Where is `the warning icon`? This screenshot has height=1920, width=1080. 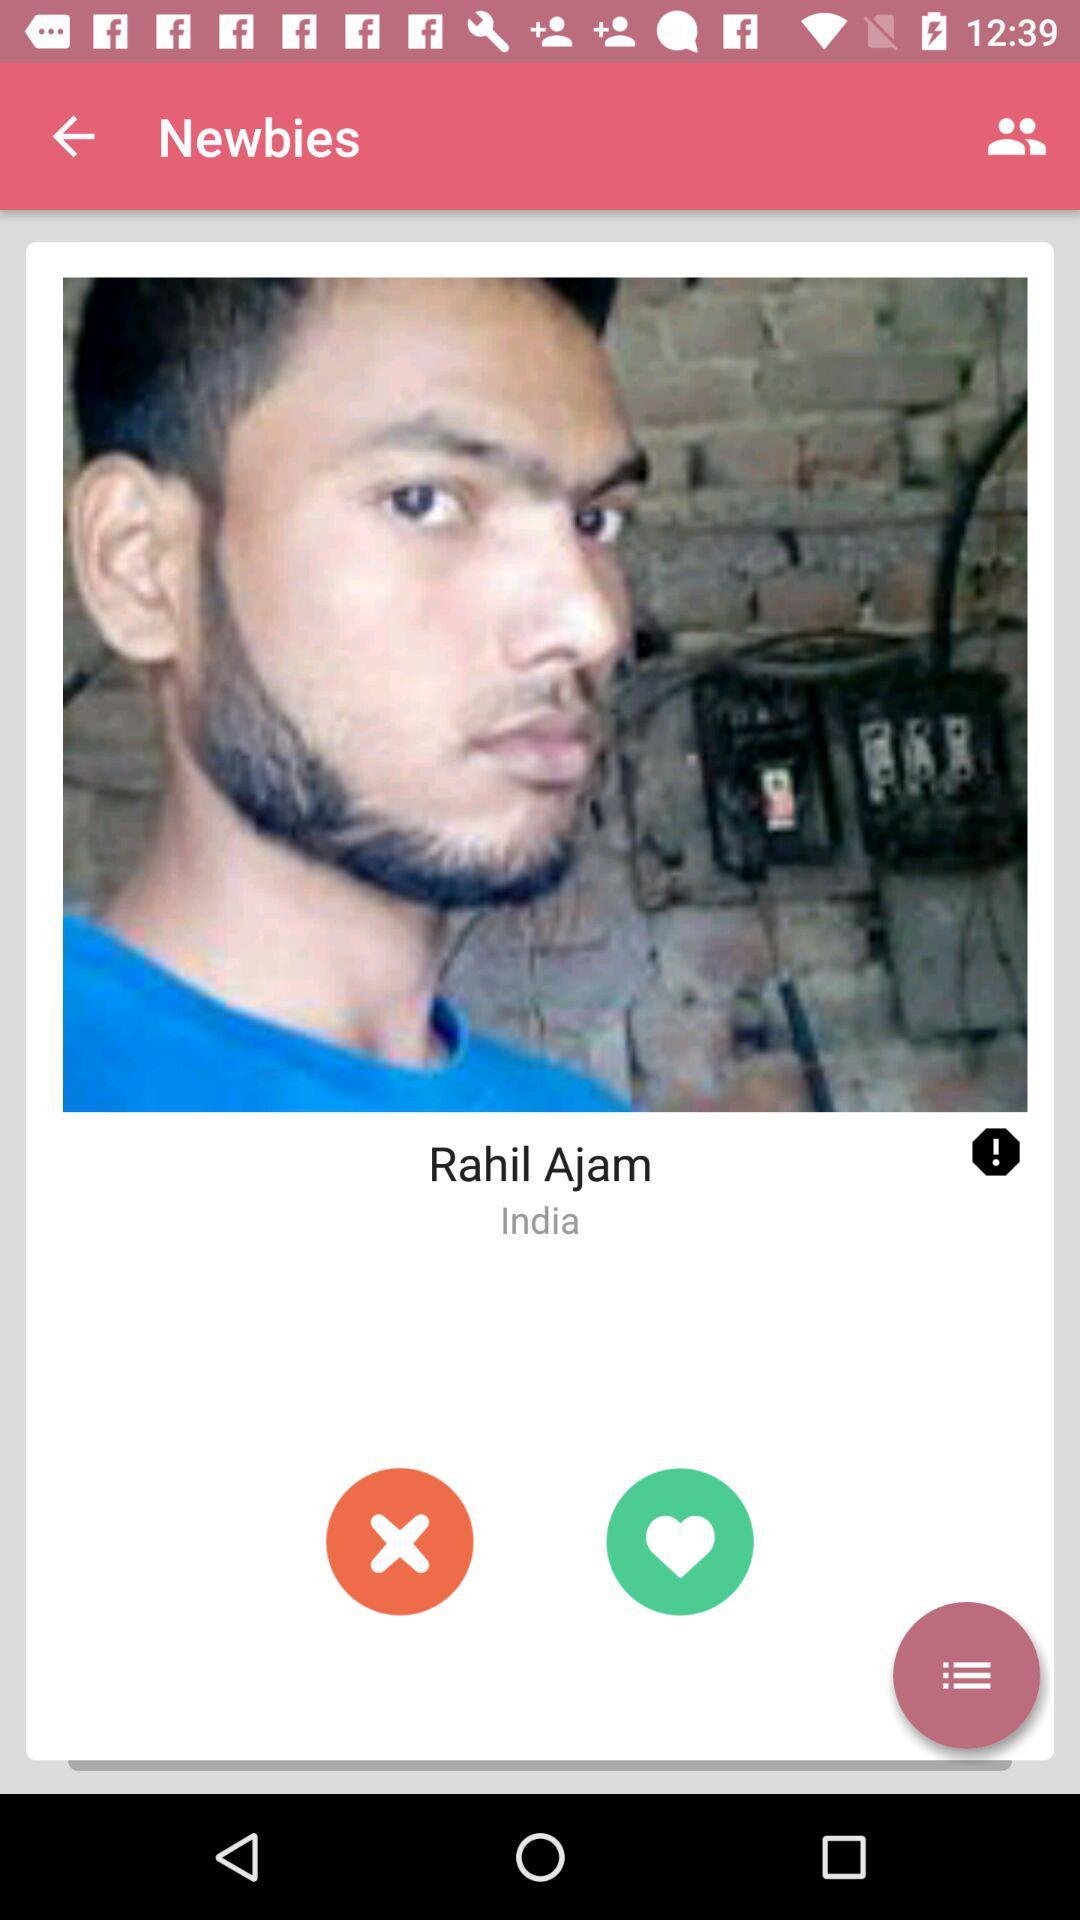
the warning icon is located at coordinates (995, 1152).